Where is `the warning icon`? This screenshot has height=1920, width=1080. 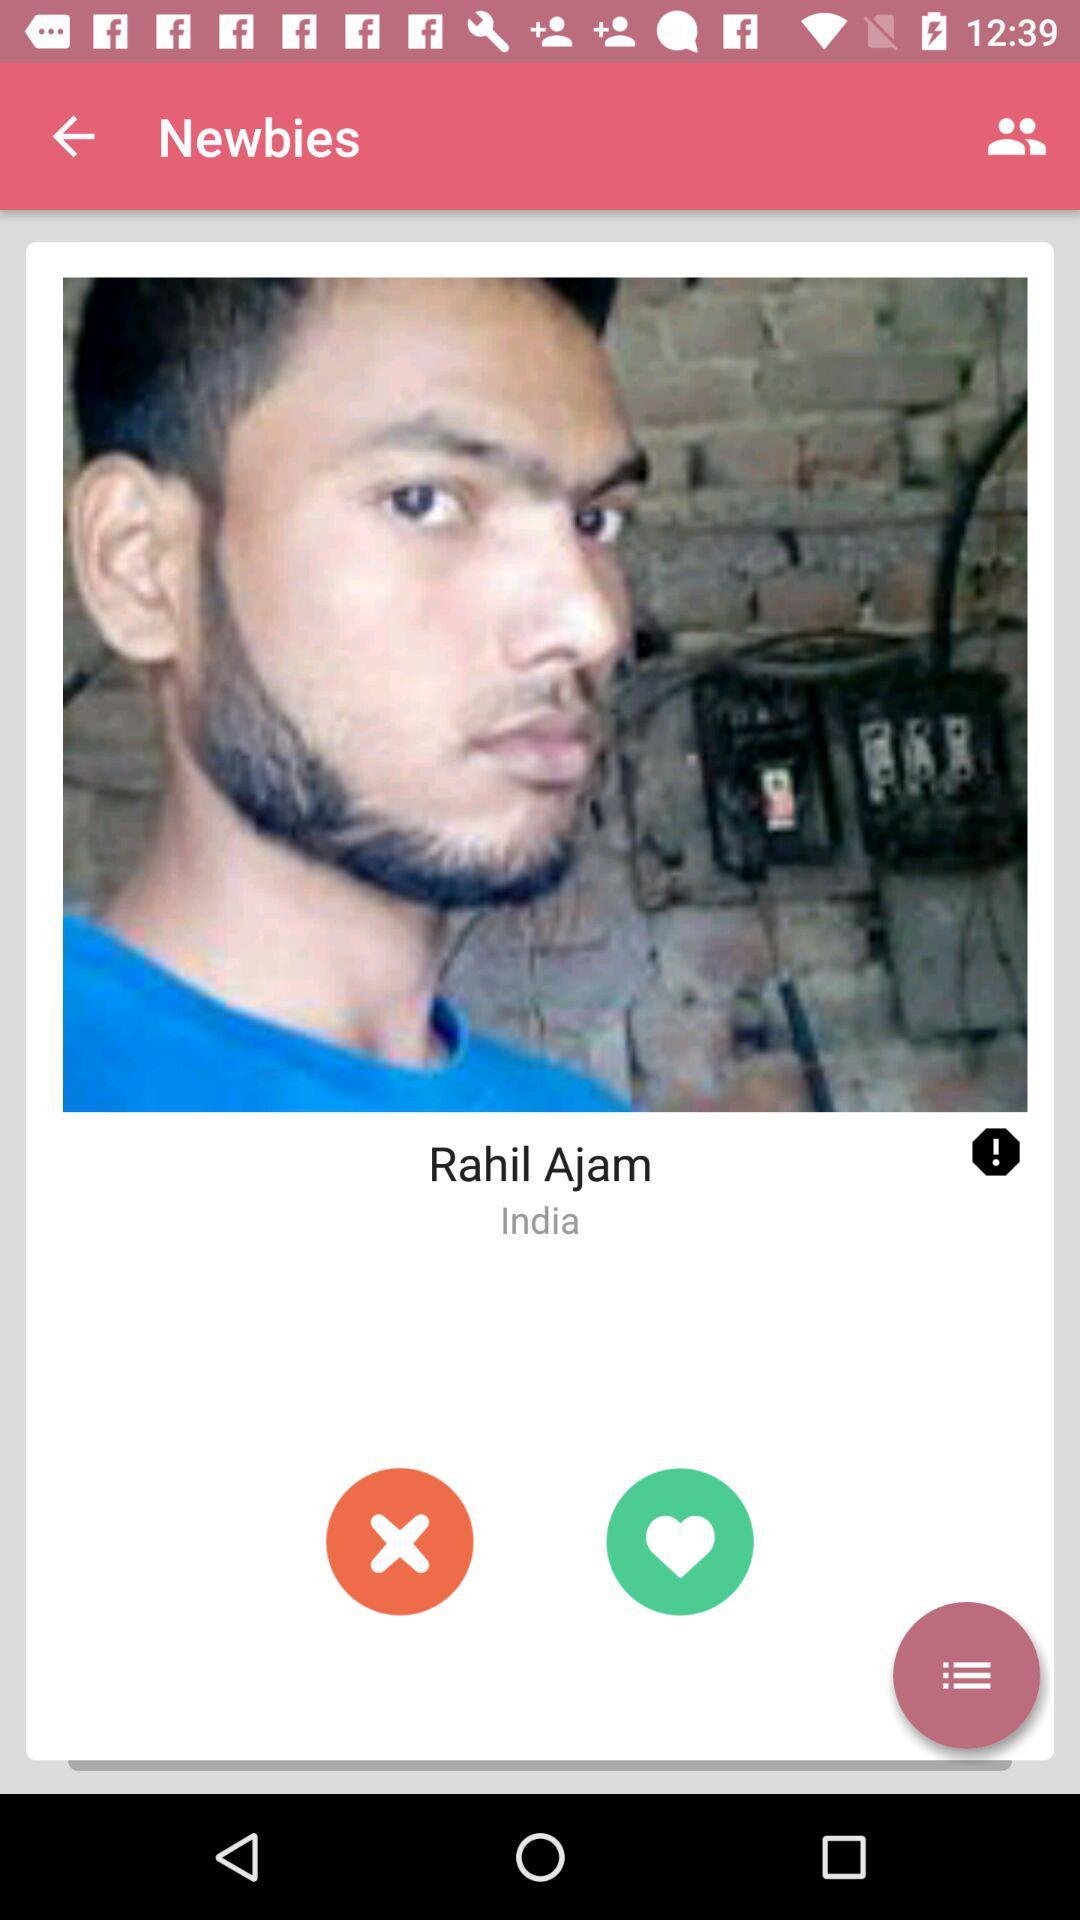
the warning icon is located at coordinates (995, 1152).